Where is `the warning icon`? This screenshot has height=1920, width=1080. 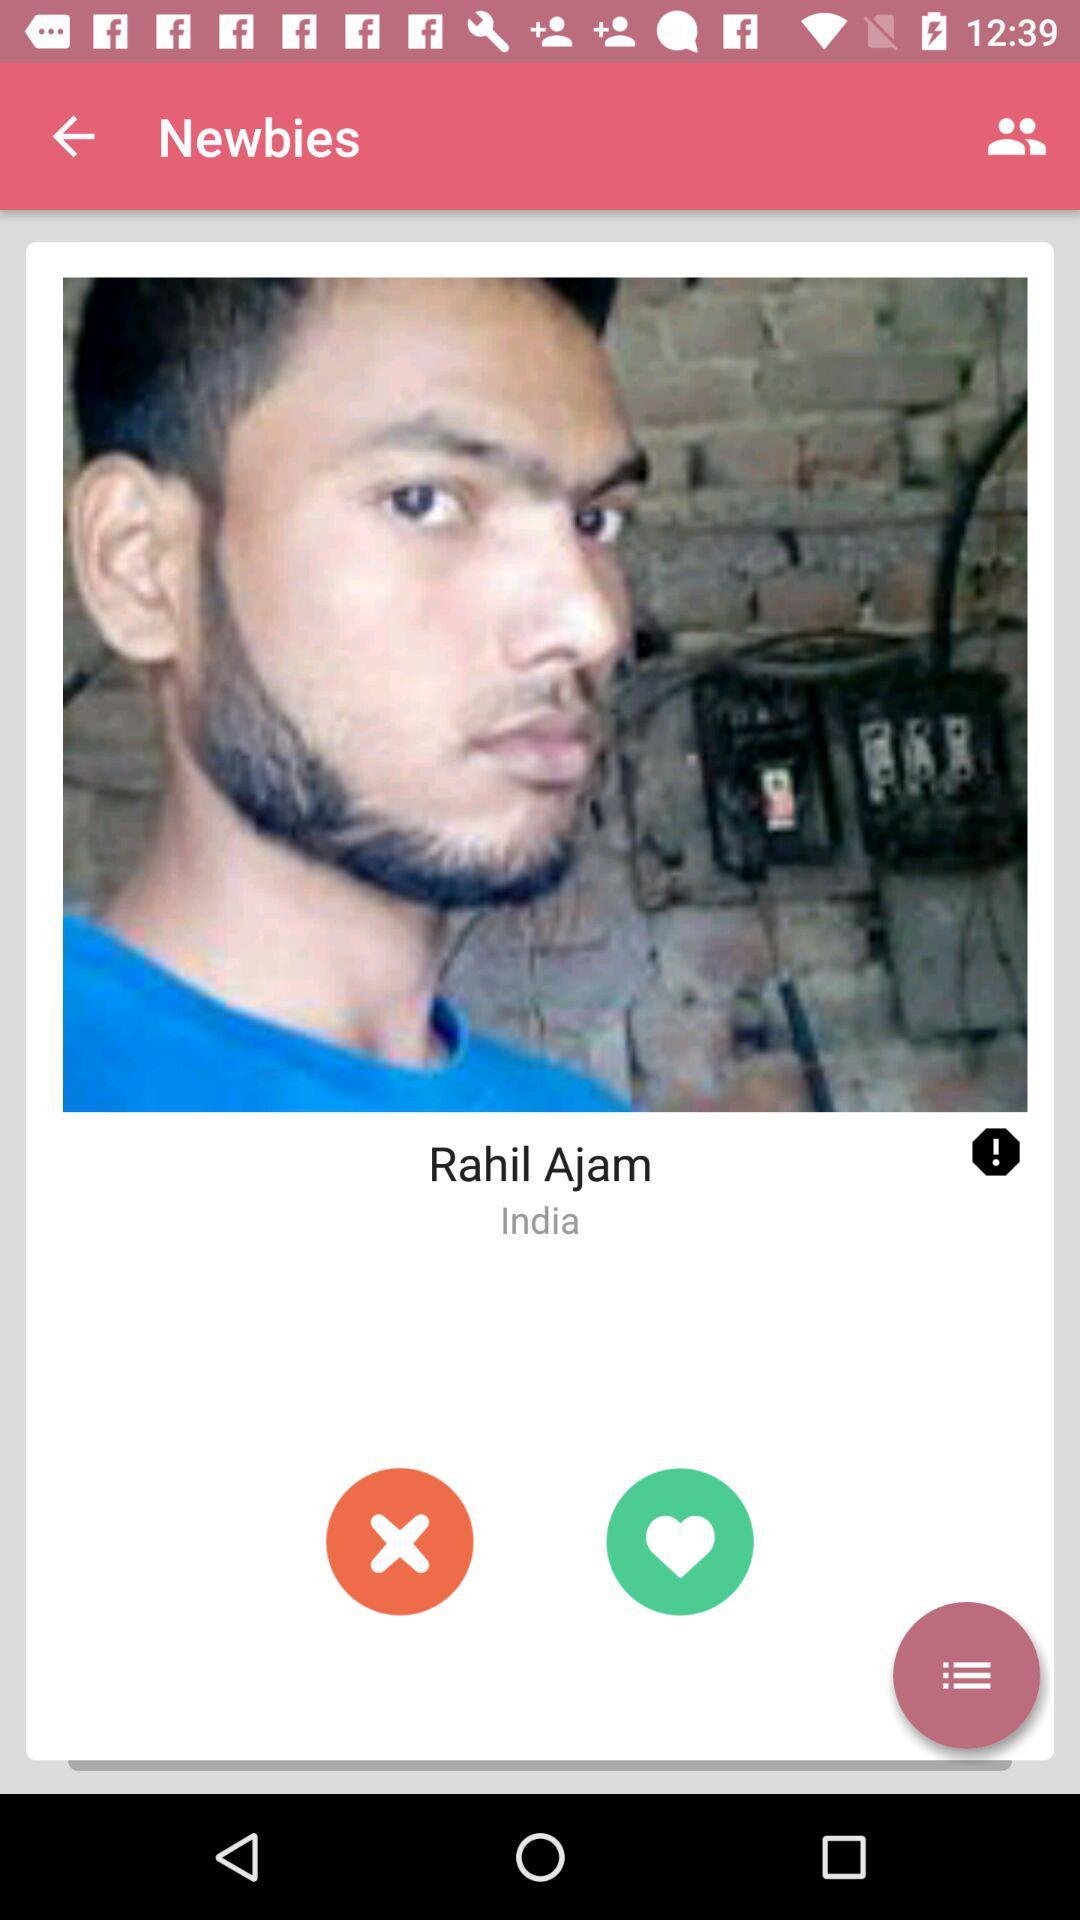
the warning icon is located at coordinates (995, 1152).